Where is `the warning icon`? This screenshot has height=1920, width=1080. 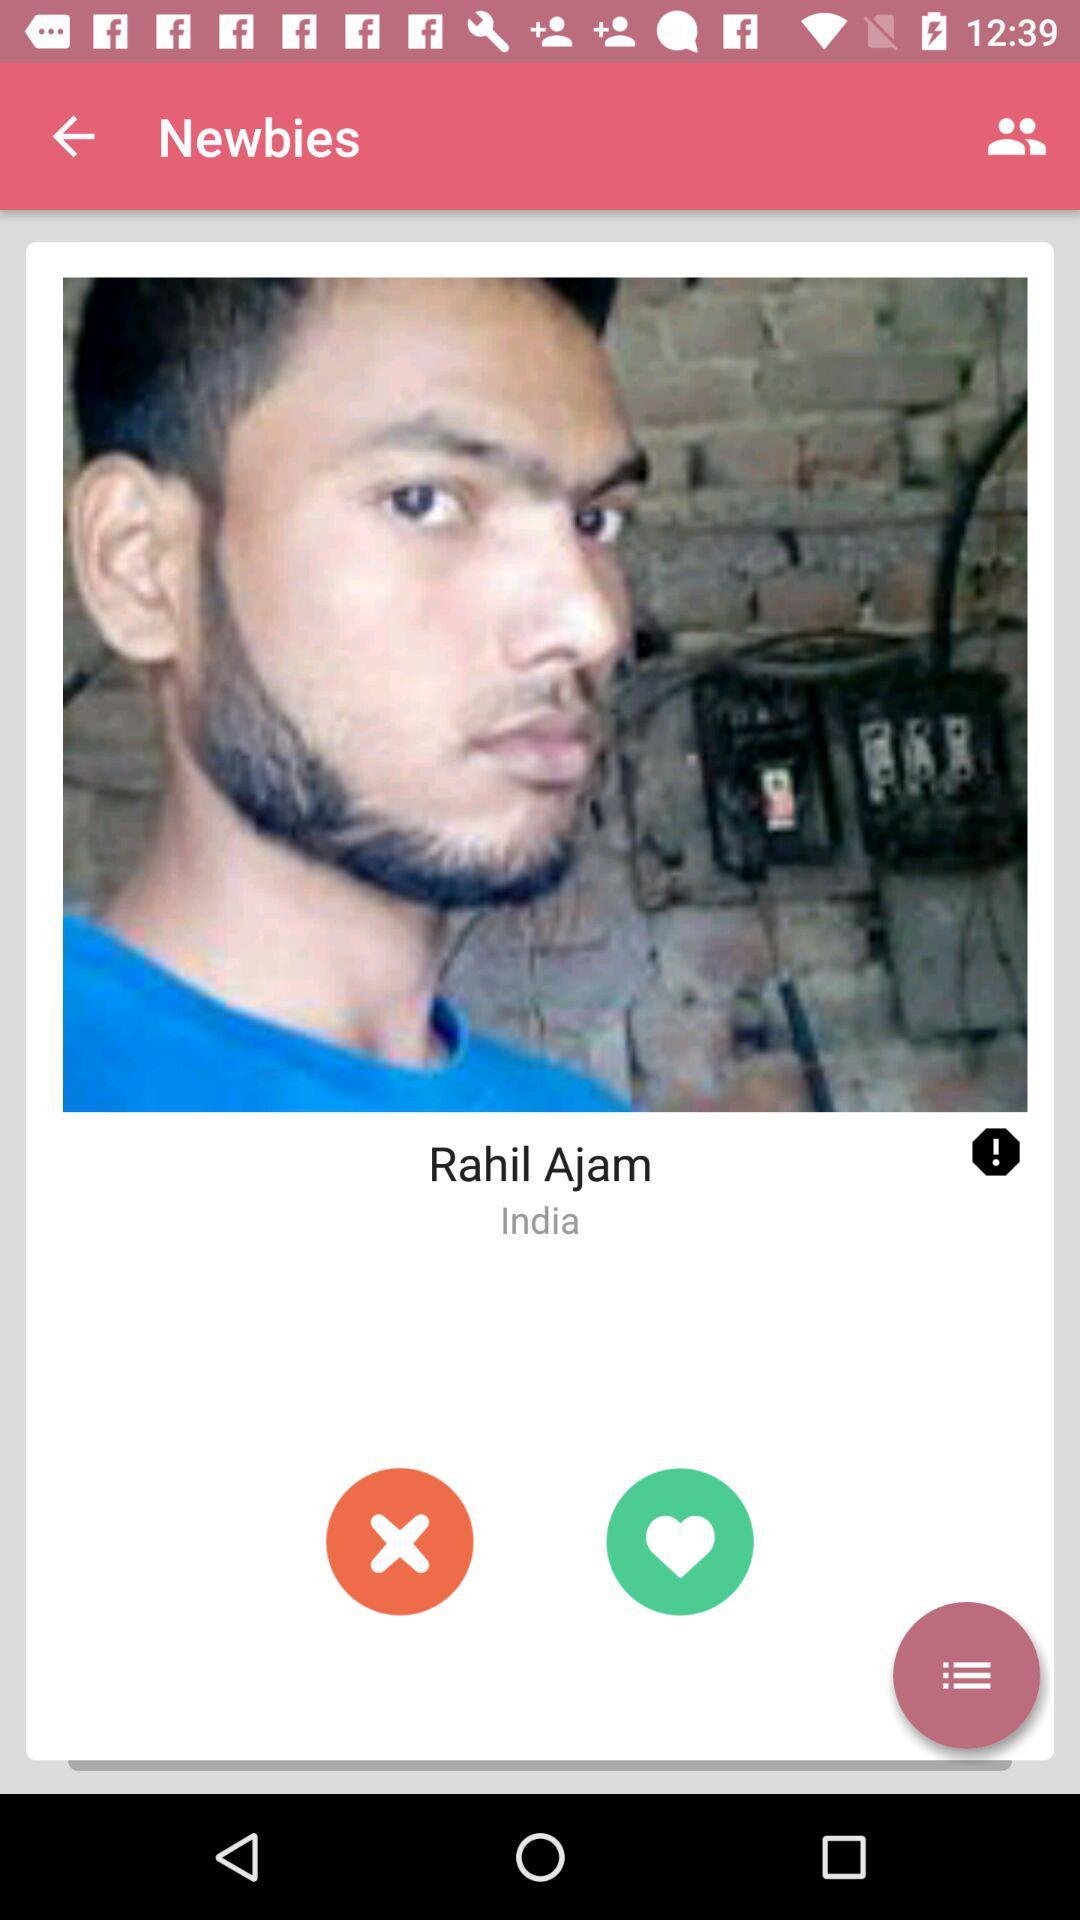
the warning icon is located at coordinates (995, 1152).